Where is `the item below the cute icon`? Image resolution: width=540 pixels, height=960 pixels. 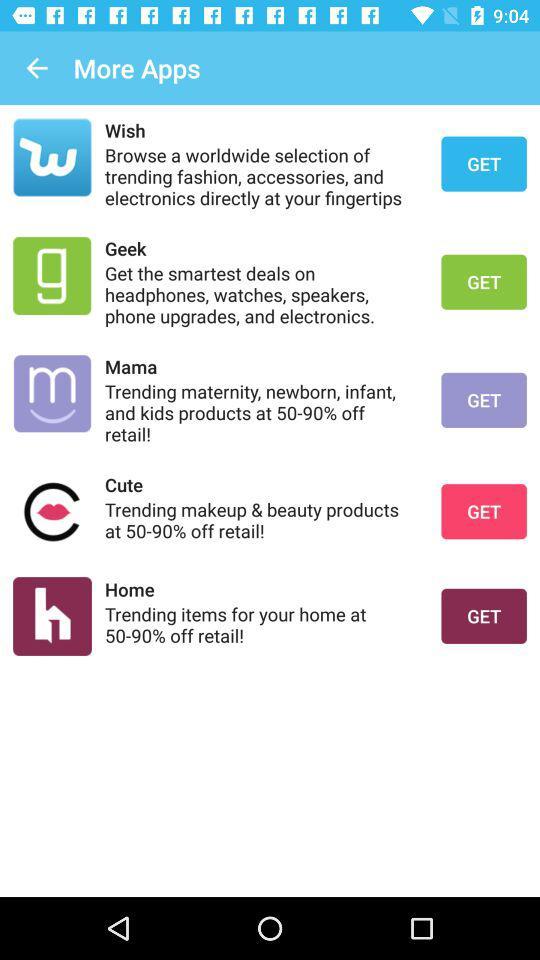
the item below the cute icon is located at coordinates (260, 519).